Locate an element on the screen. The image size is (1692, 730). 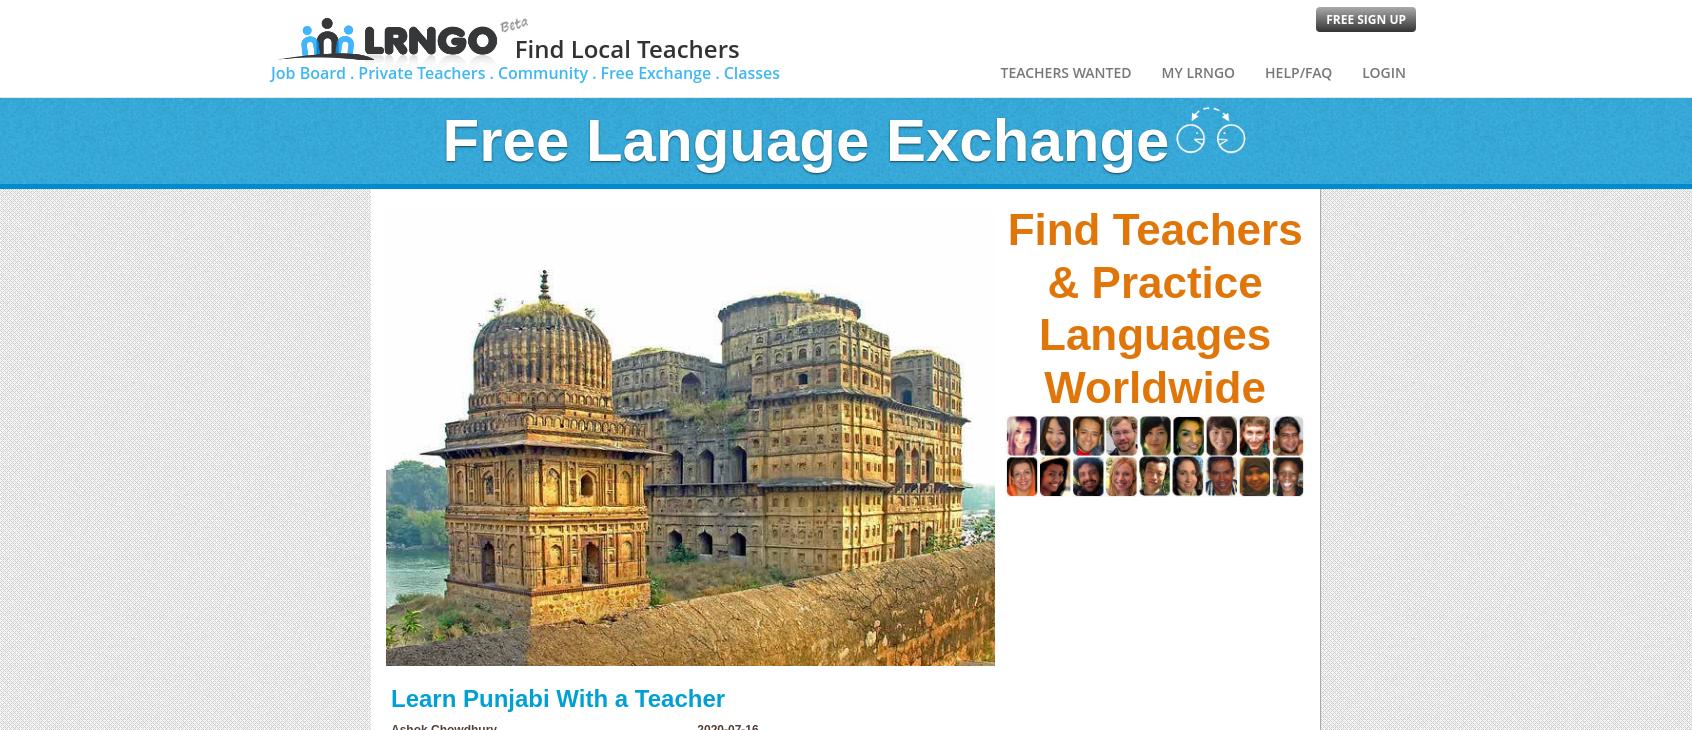
'Free Exchange .' is located at coordinates (659, 72).